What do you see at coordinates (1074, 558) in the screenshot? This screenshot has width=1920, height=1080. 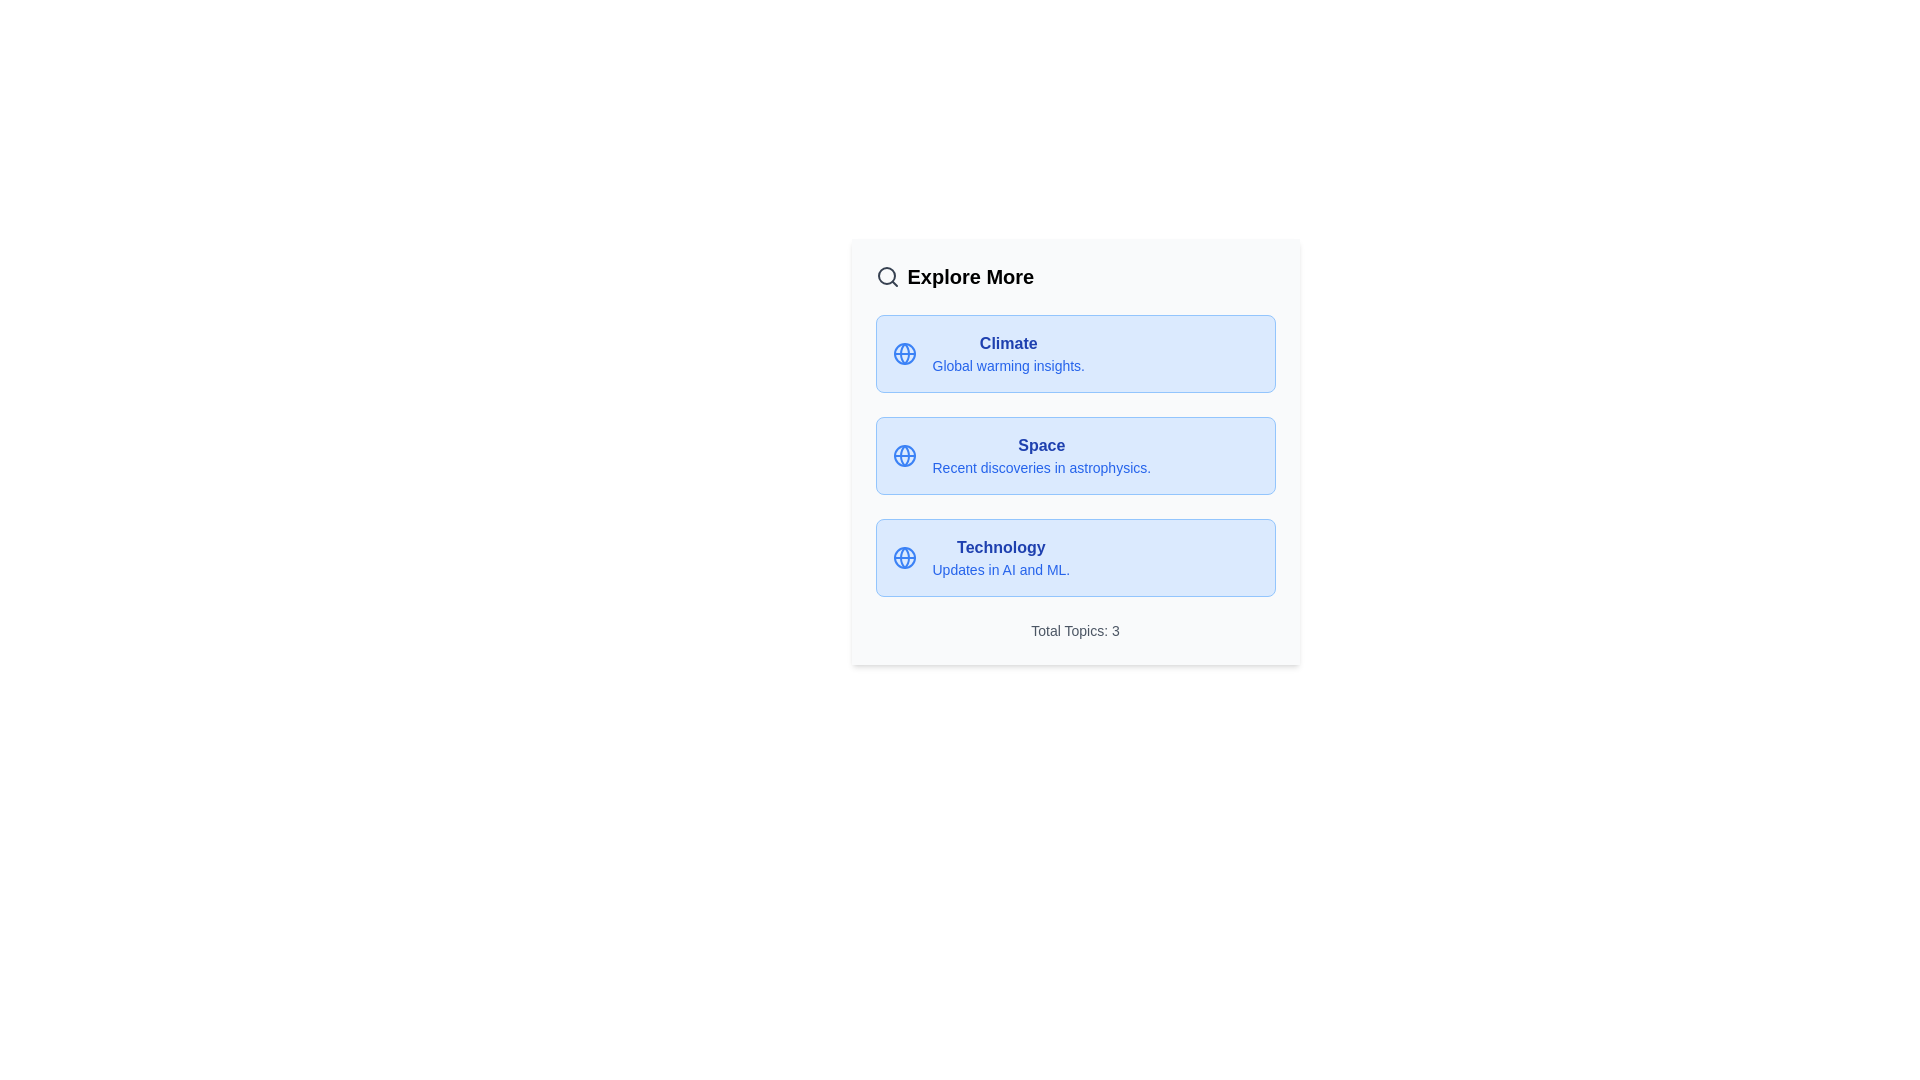 I see `the 'Technology' chip to explore its details` at bounding box center [1074, 558].